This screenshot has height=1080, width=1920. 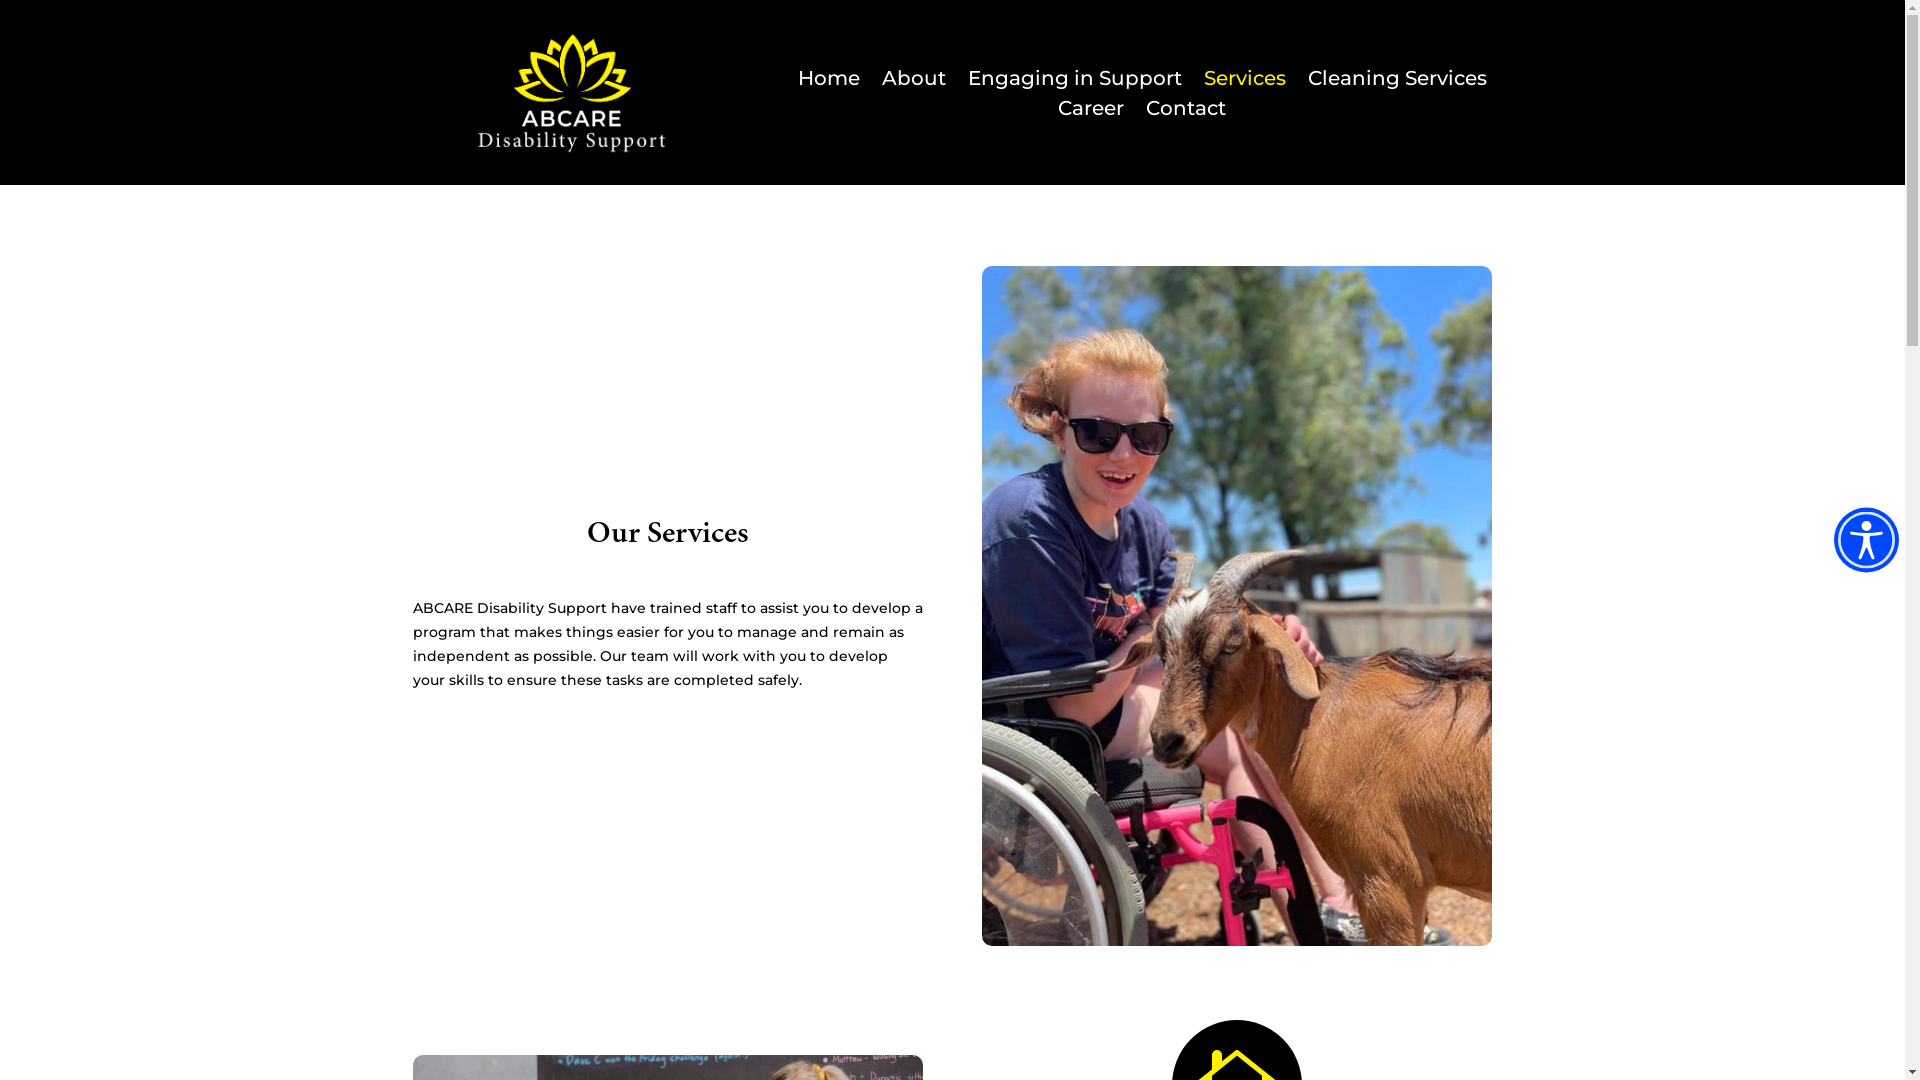 I want to click on 'Cleaning Services', so click(x=1308, y=80).